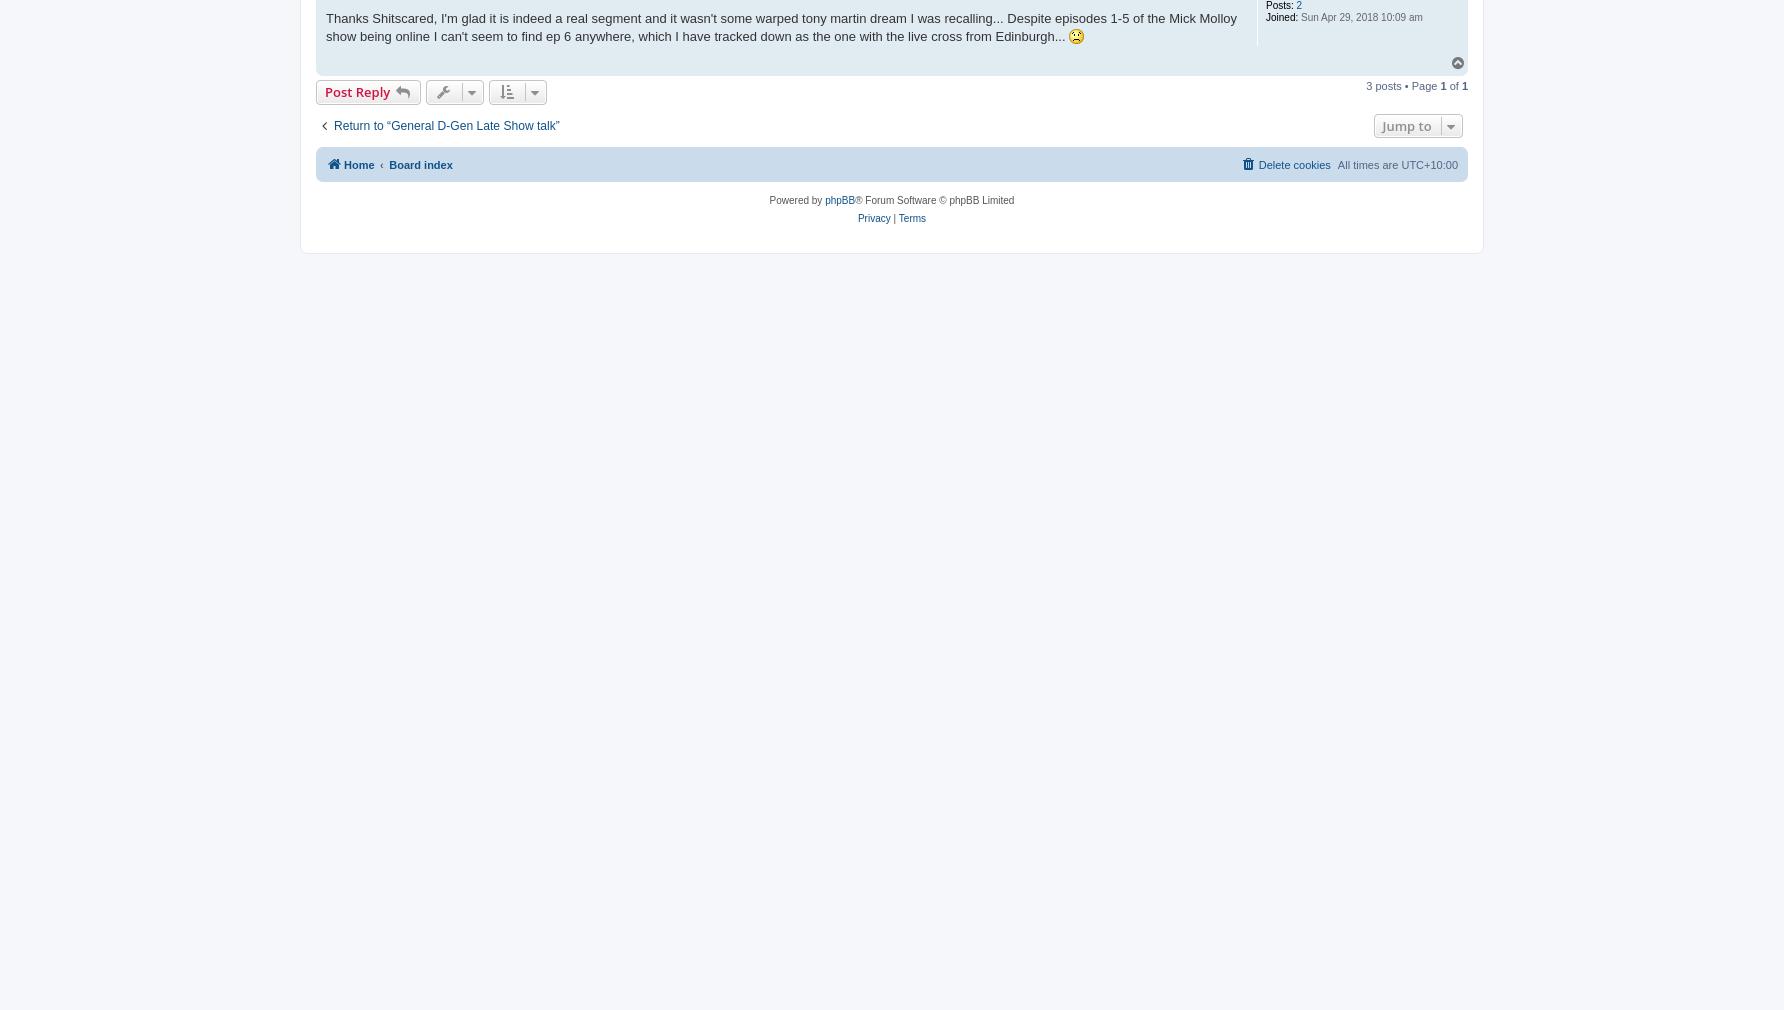  Describe the element at coordinates (1406, 124) in the screenshot. I see `'Jump to'` at that location.